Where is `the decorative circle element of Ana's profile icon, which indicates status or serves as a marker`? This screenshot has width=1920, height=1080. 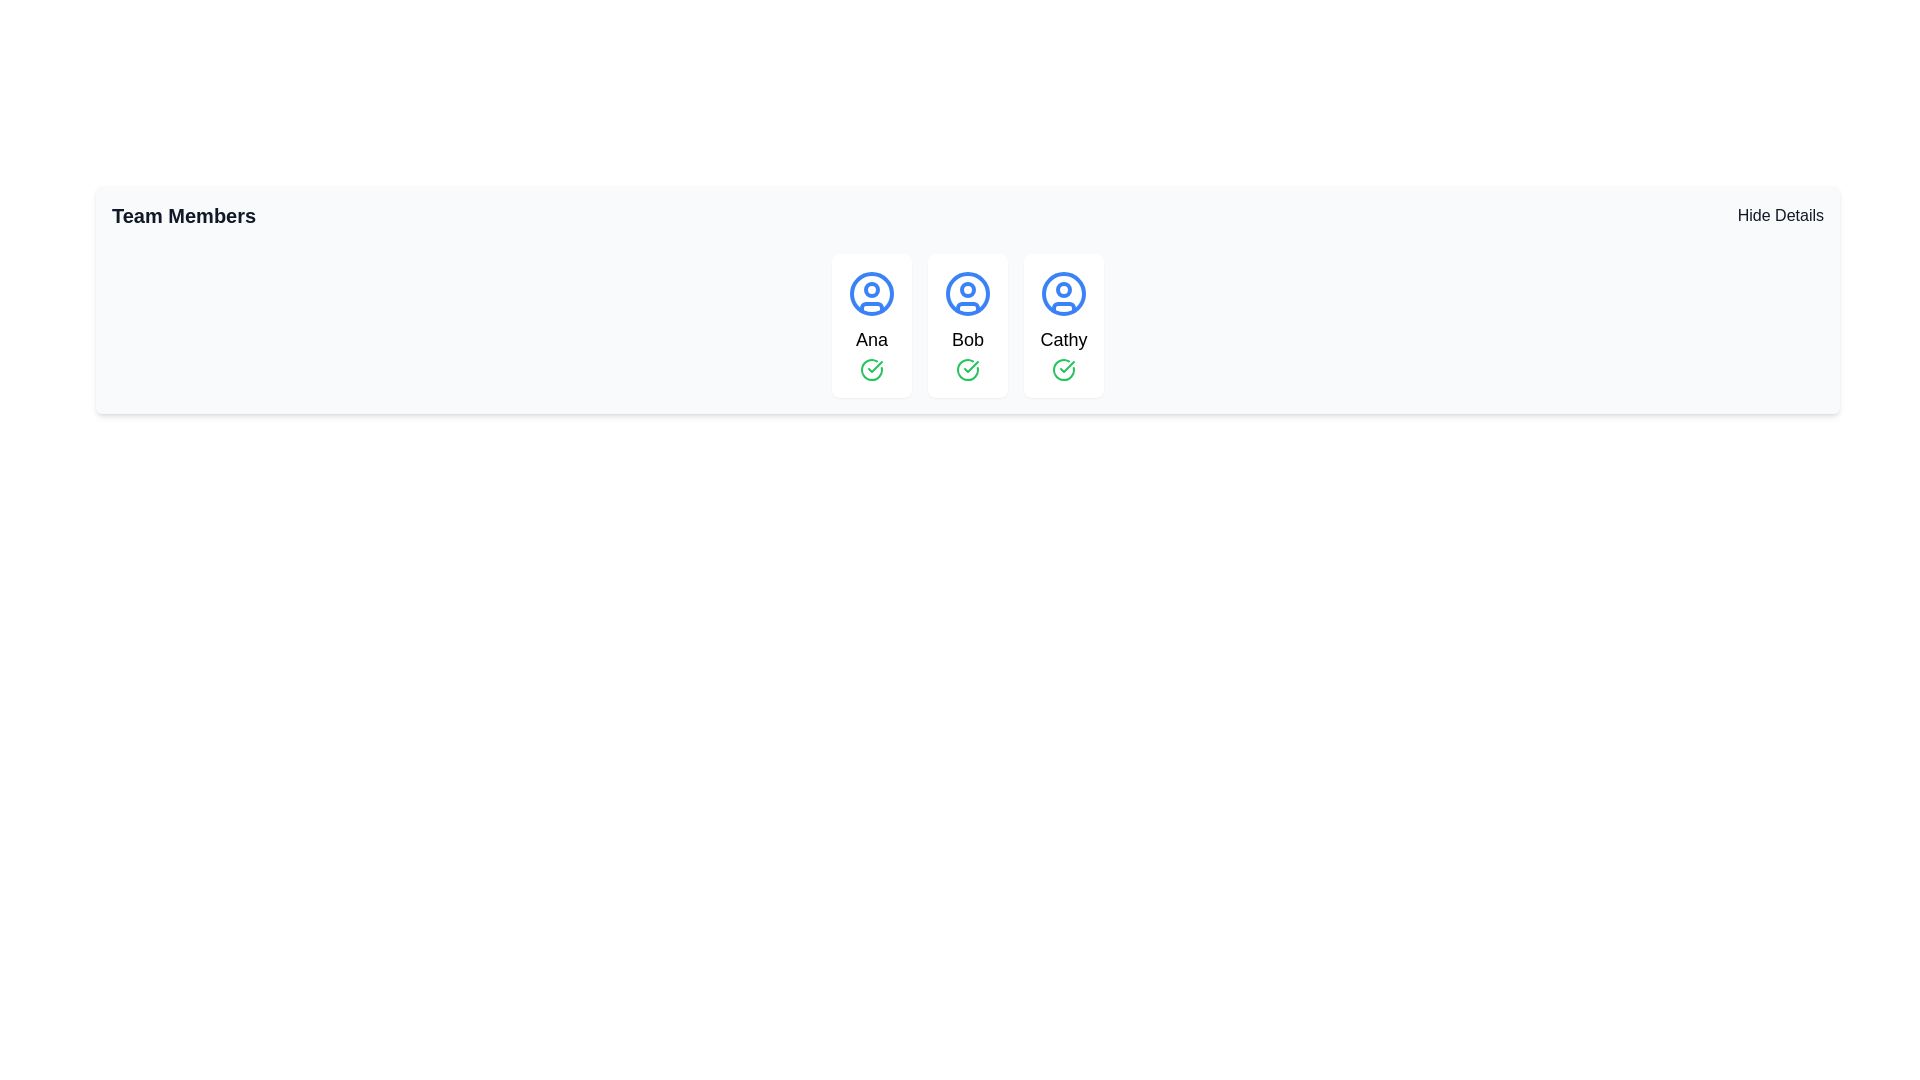
the decorative circle element of Ana's profile icon, which indicates status or serves as a marker is located at coordinates (872, 289).